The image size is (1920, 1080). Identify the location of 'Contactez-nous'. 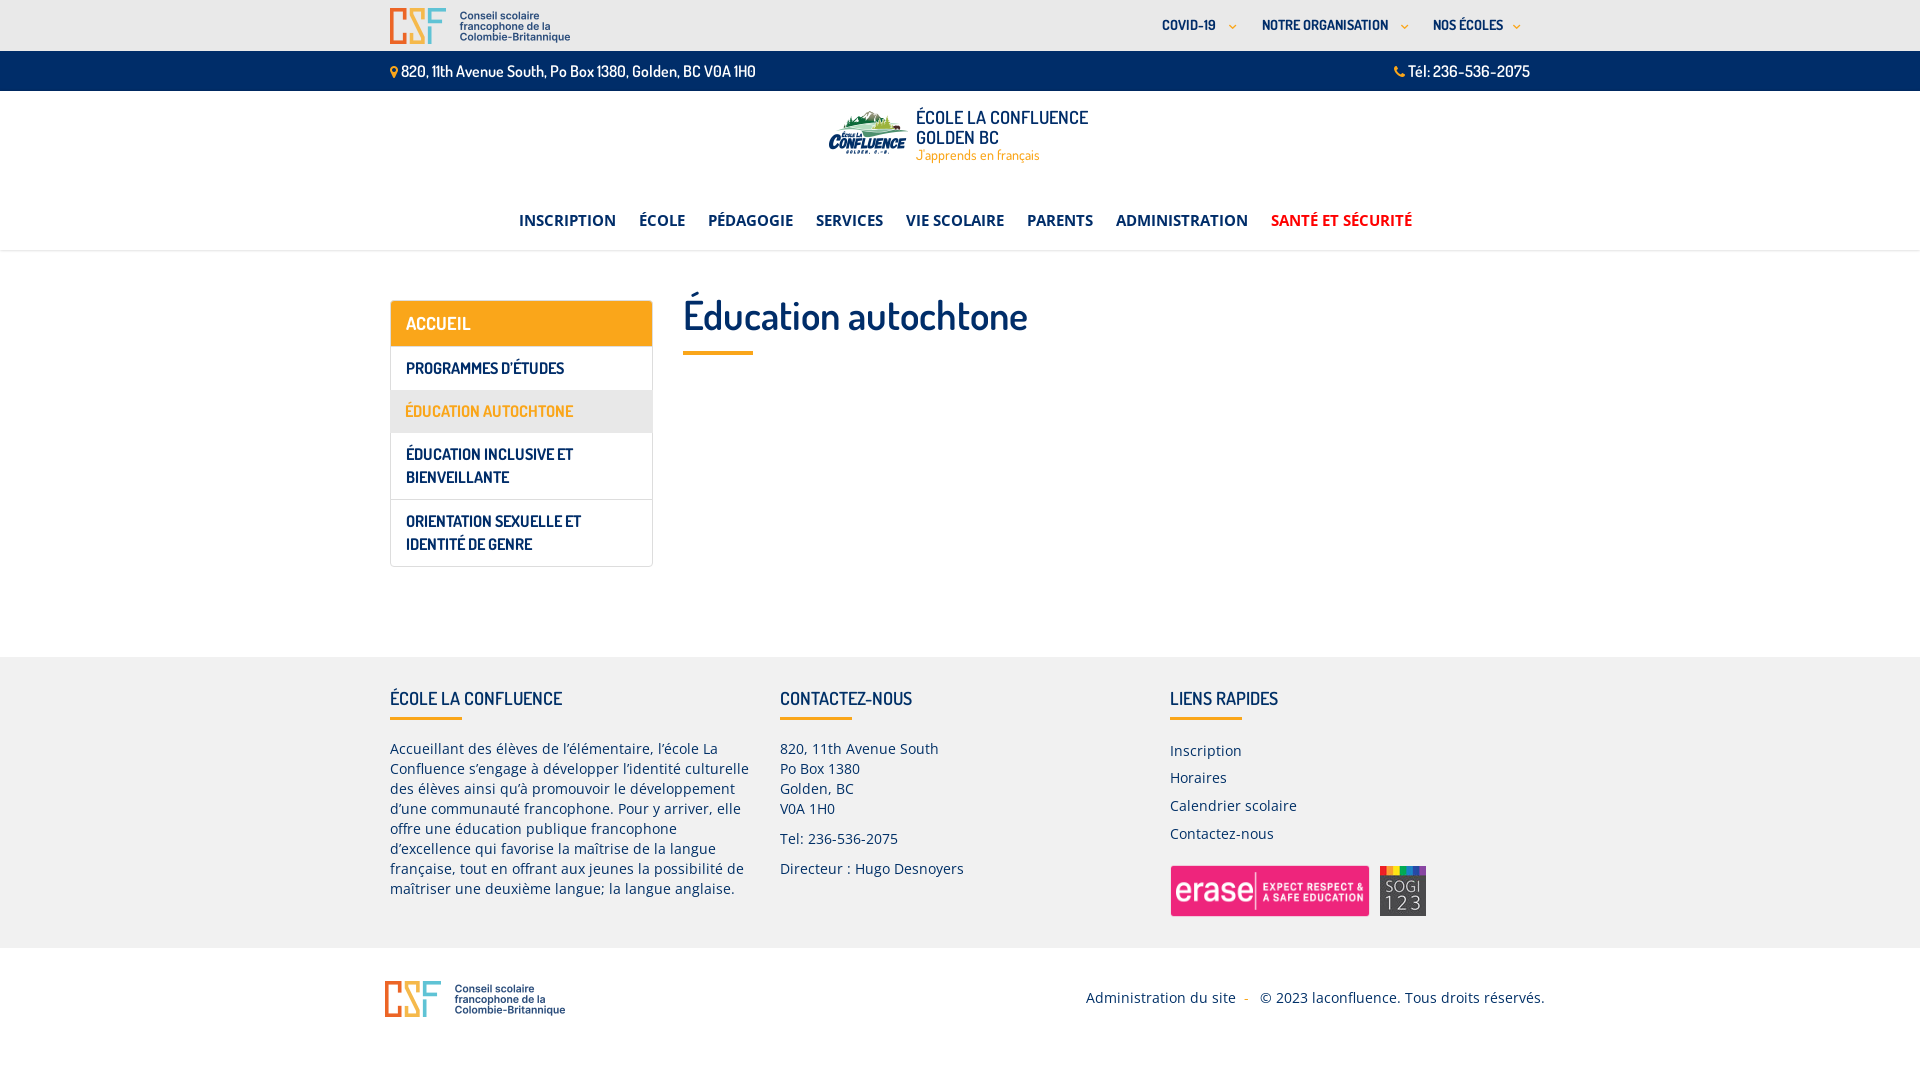
(1221, 833).